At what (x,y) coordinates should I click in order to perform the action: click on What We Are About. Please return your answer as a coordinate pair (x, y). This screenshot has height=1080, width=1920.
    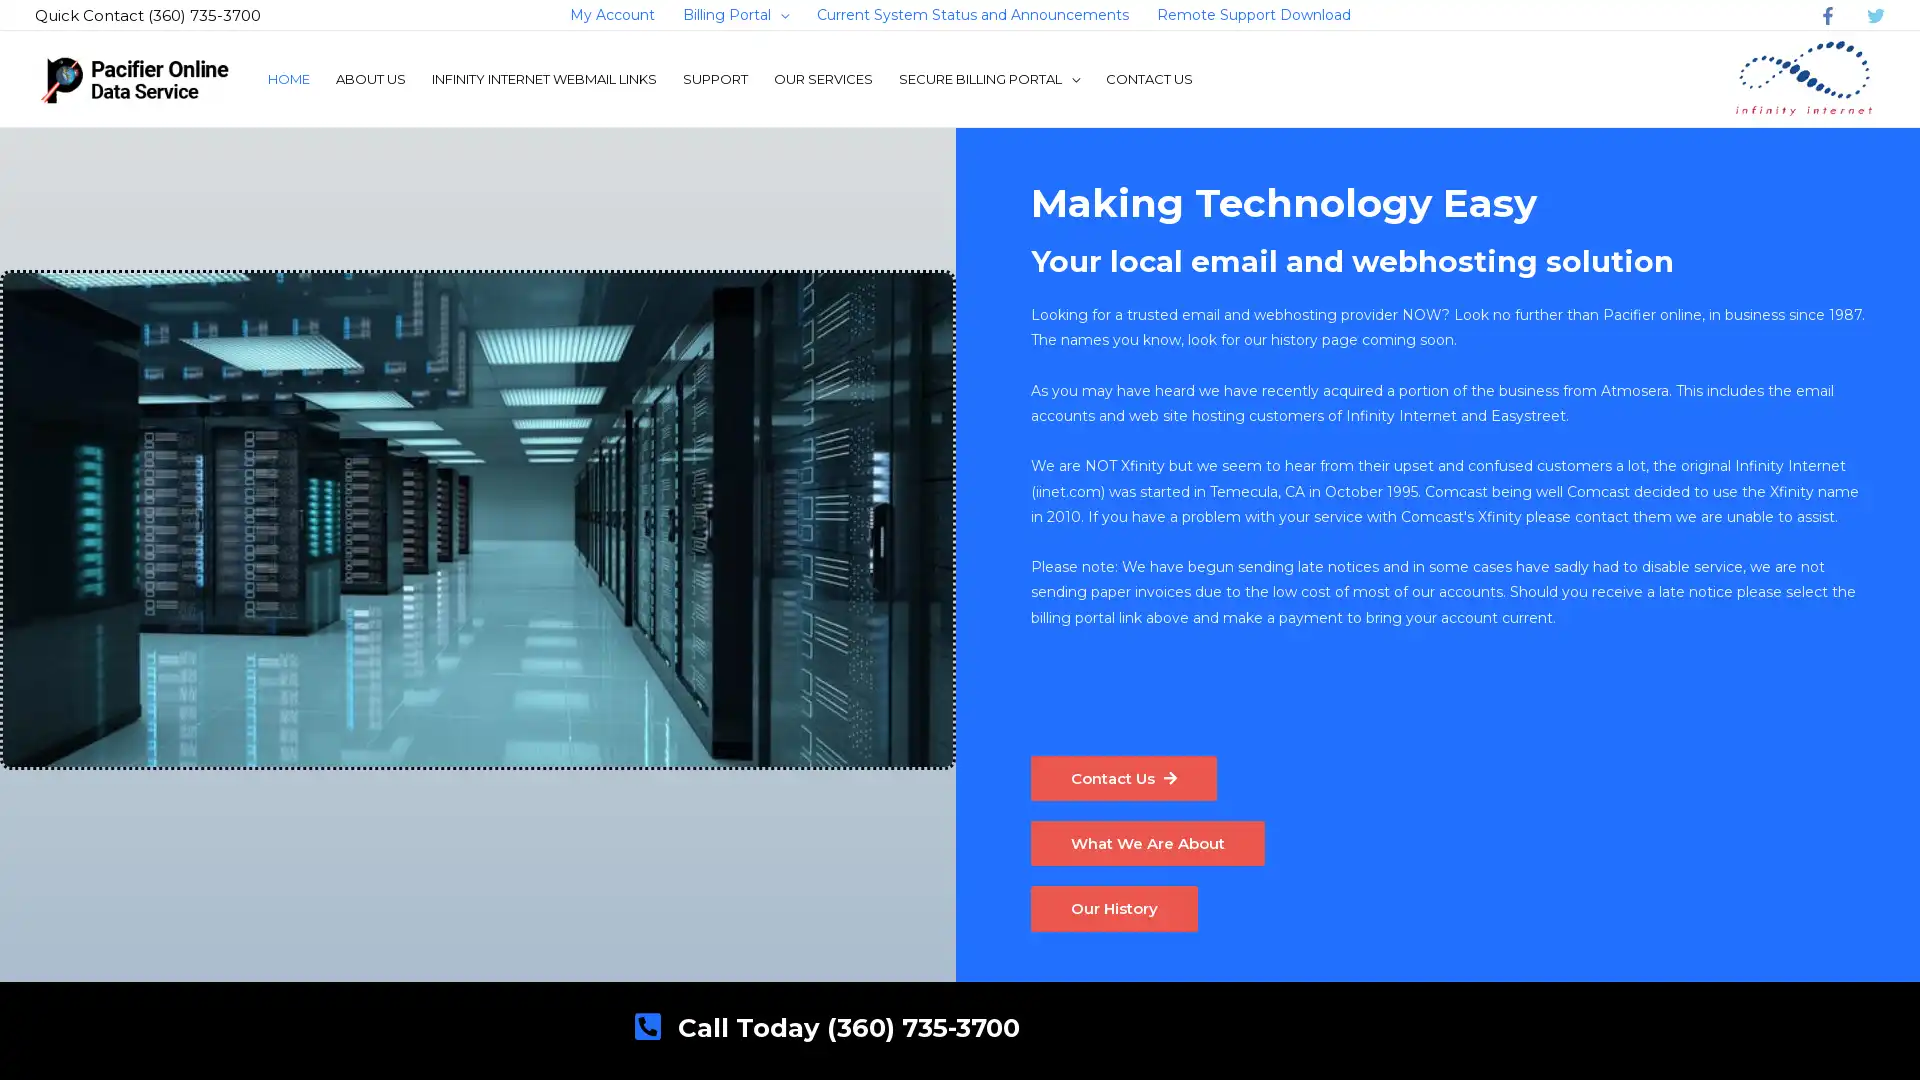
    Looking at the image, I should click on (1152, 845).